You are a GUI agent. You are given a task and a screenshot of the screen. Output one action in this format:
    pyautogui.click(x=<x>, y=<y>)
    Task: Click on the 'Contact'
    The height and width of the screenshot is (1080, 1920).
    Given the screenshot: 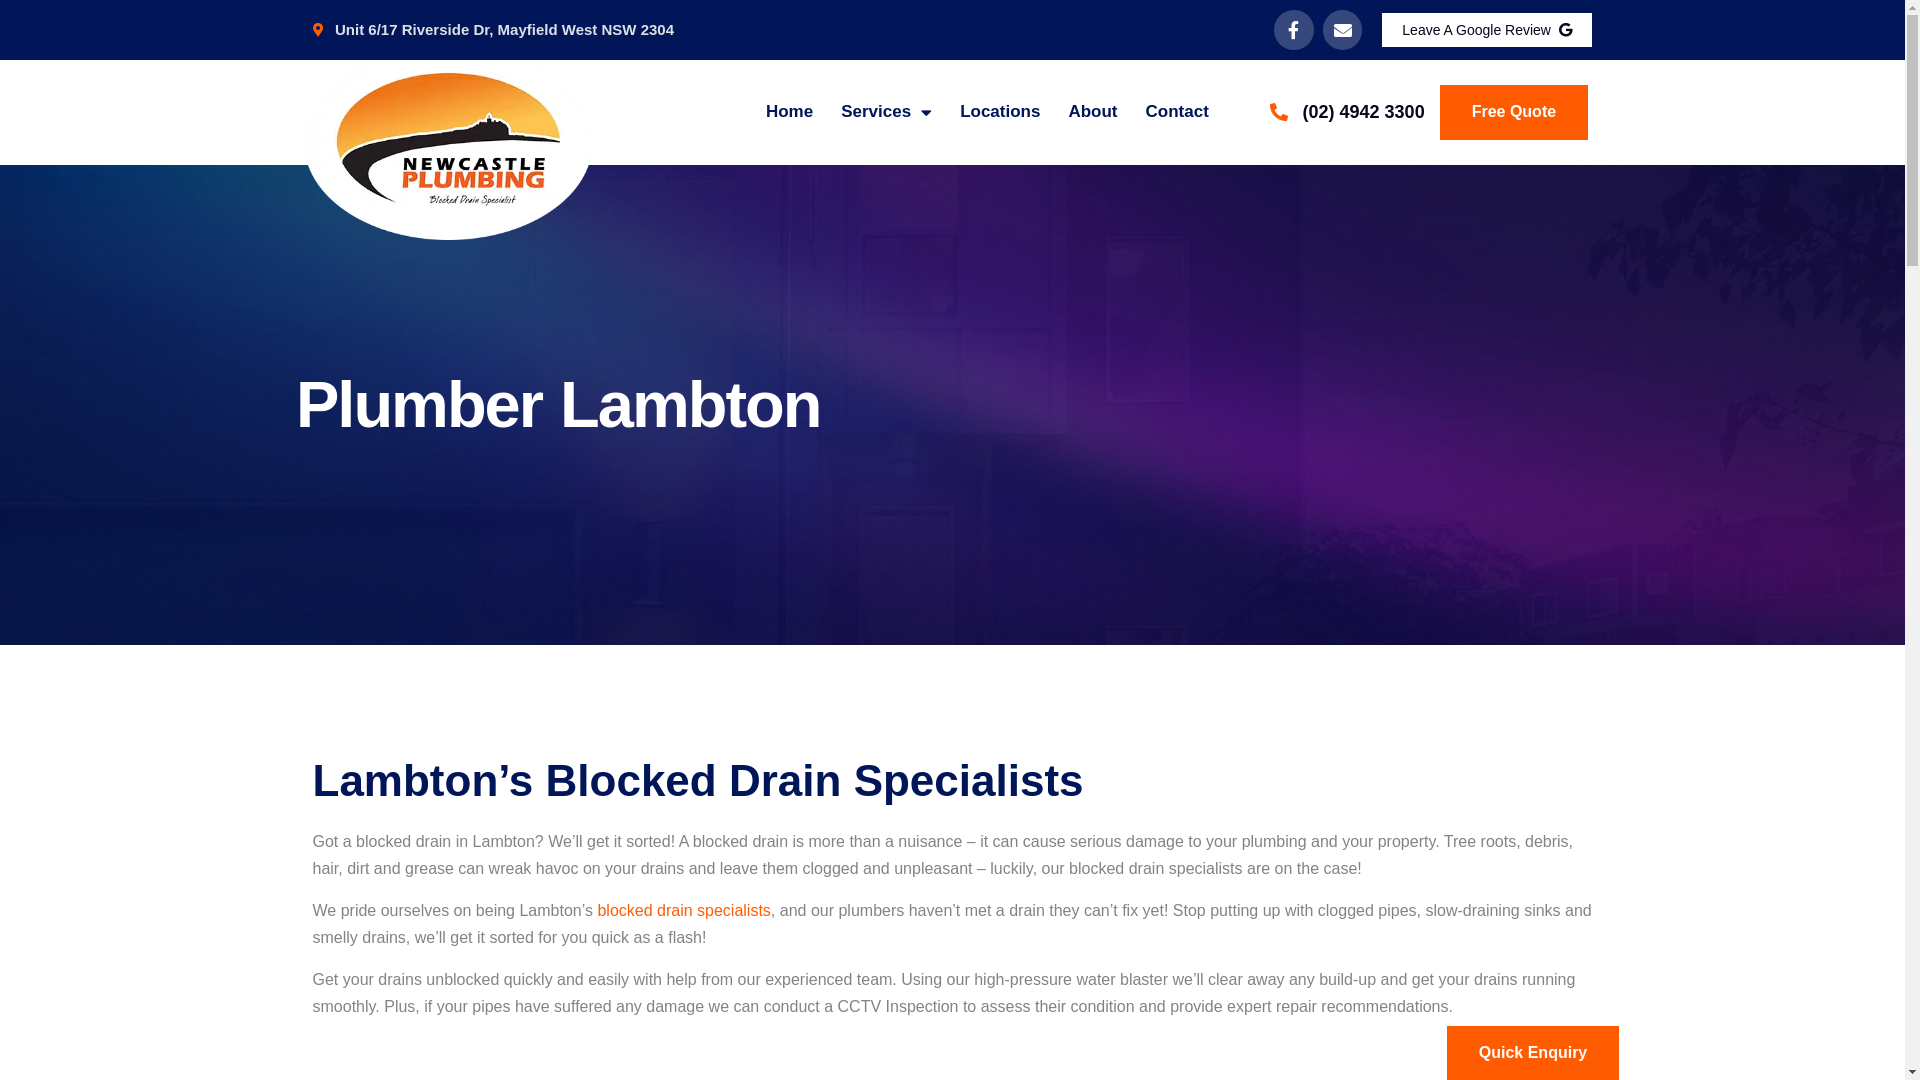 What is the action you would take?
    pyautogui.click(x=1177, y=111)
    